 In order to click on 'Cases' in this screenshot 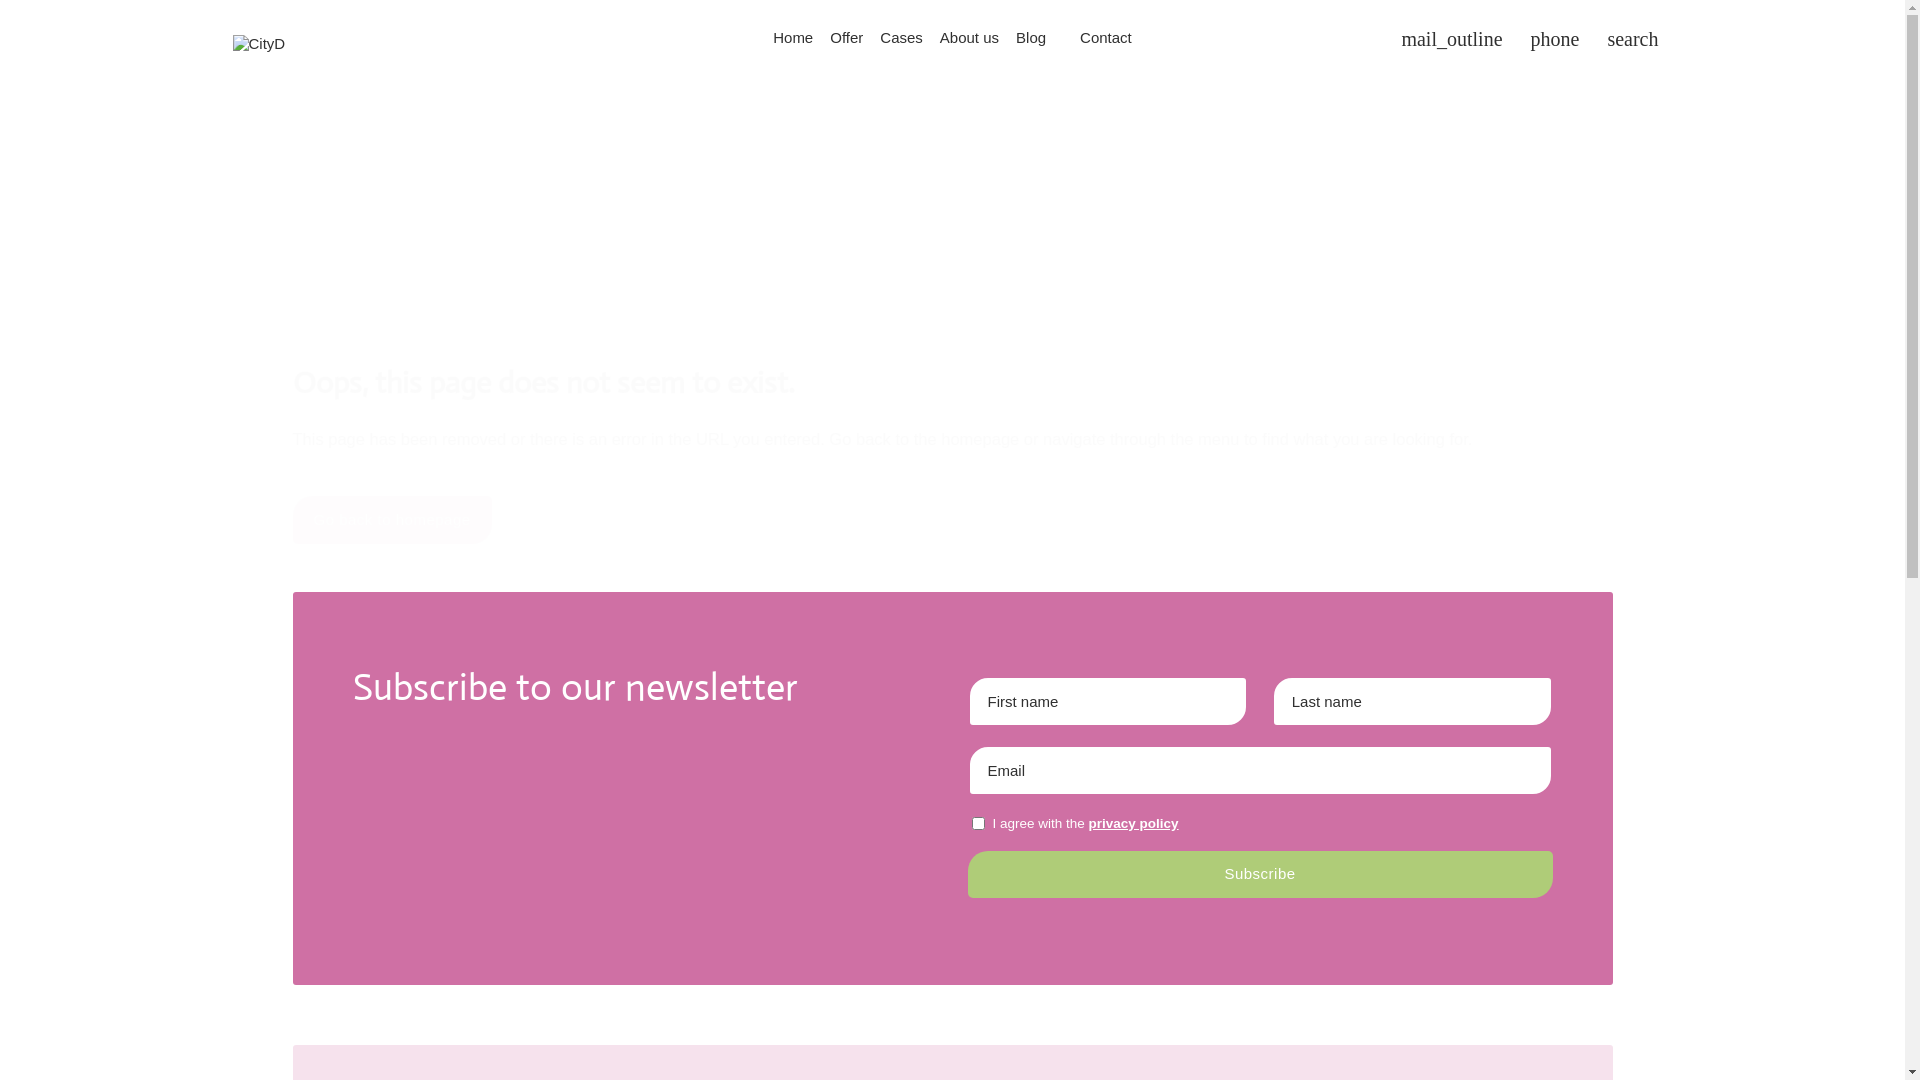, I will do `click(901, 37)`.